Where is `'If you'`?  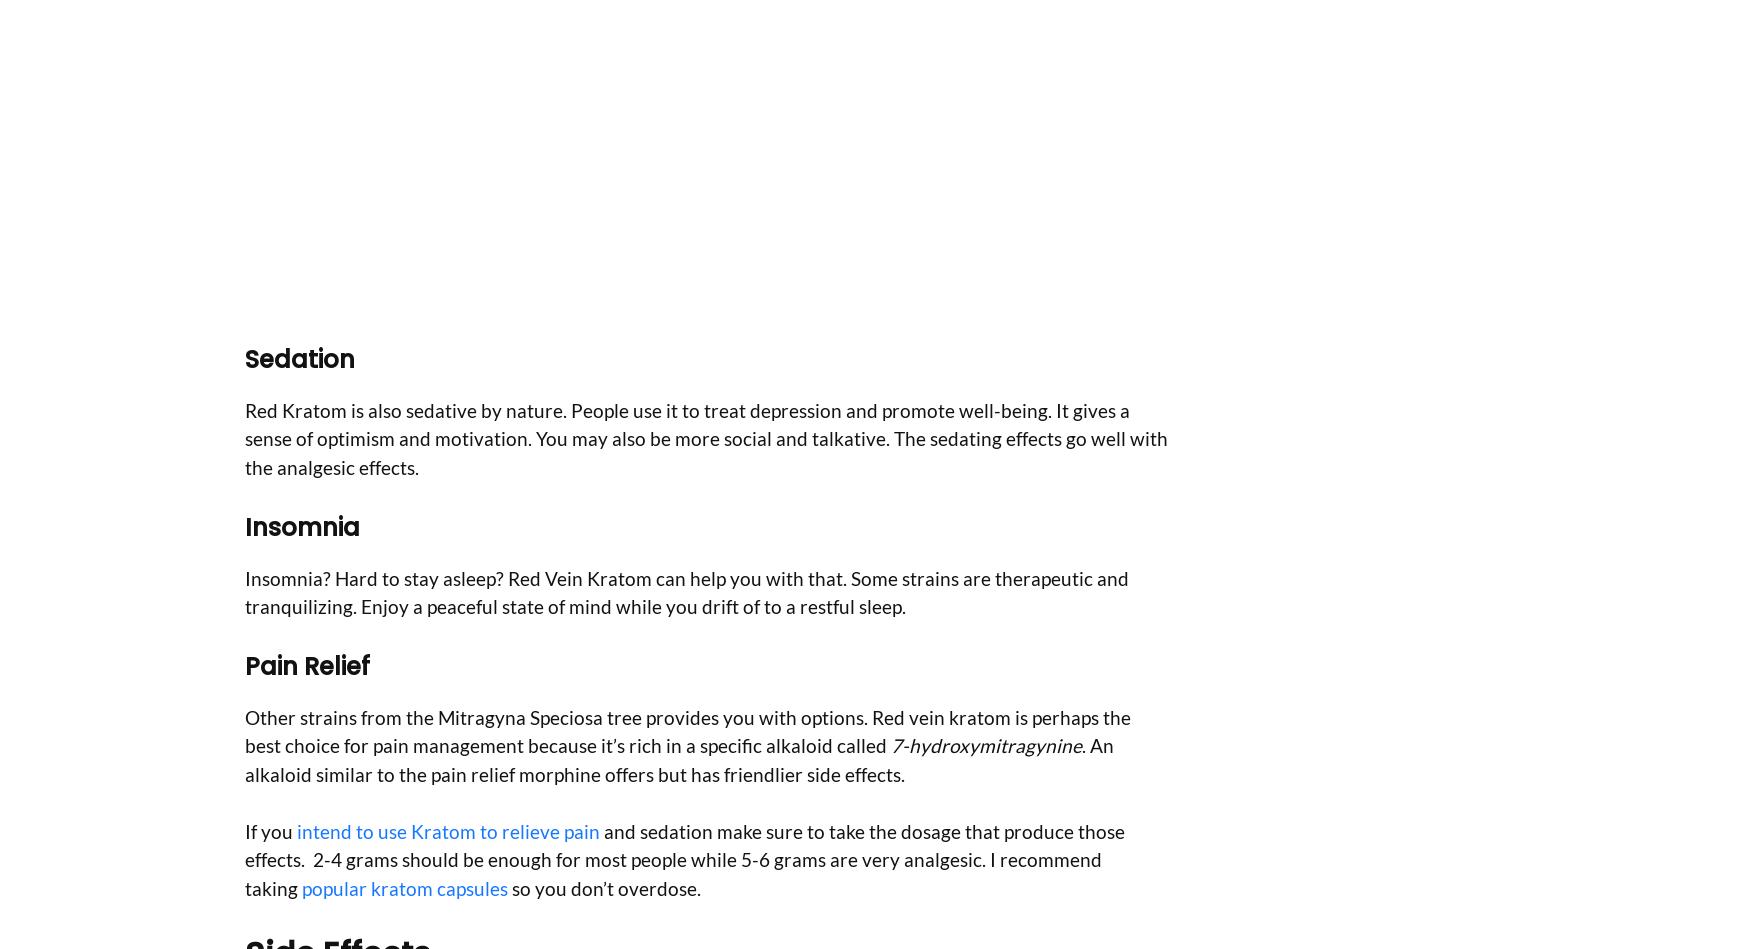
'If you' is located at coordinates (245, 829).